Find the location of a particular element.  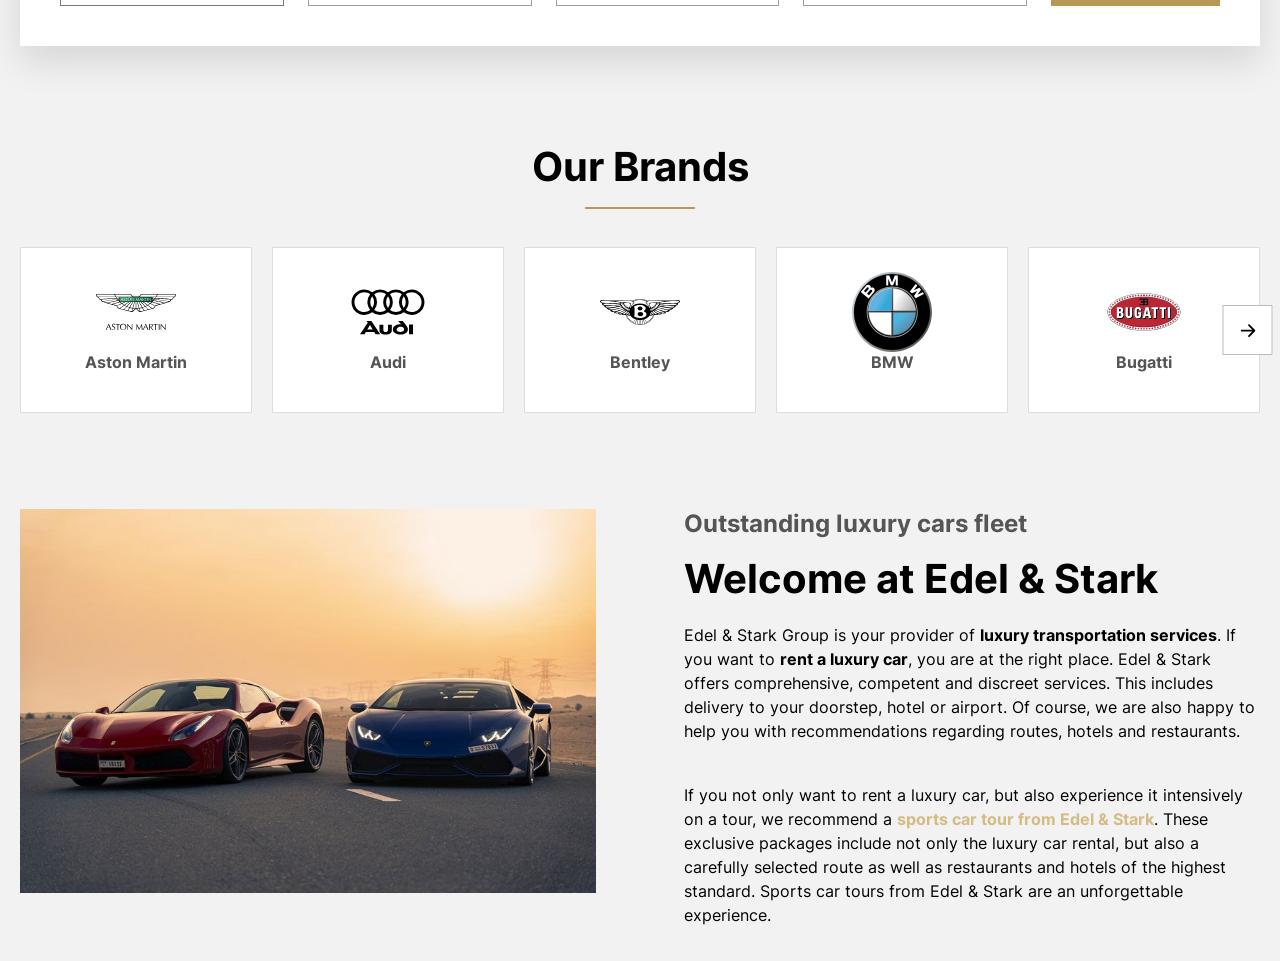

'Outstanding luxury cars fleet' is located at coordinates (684, 523).